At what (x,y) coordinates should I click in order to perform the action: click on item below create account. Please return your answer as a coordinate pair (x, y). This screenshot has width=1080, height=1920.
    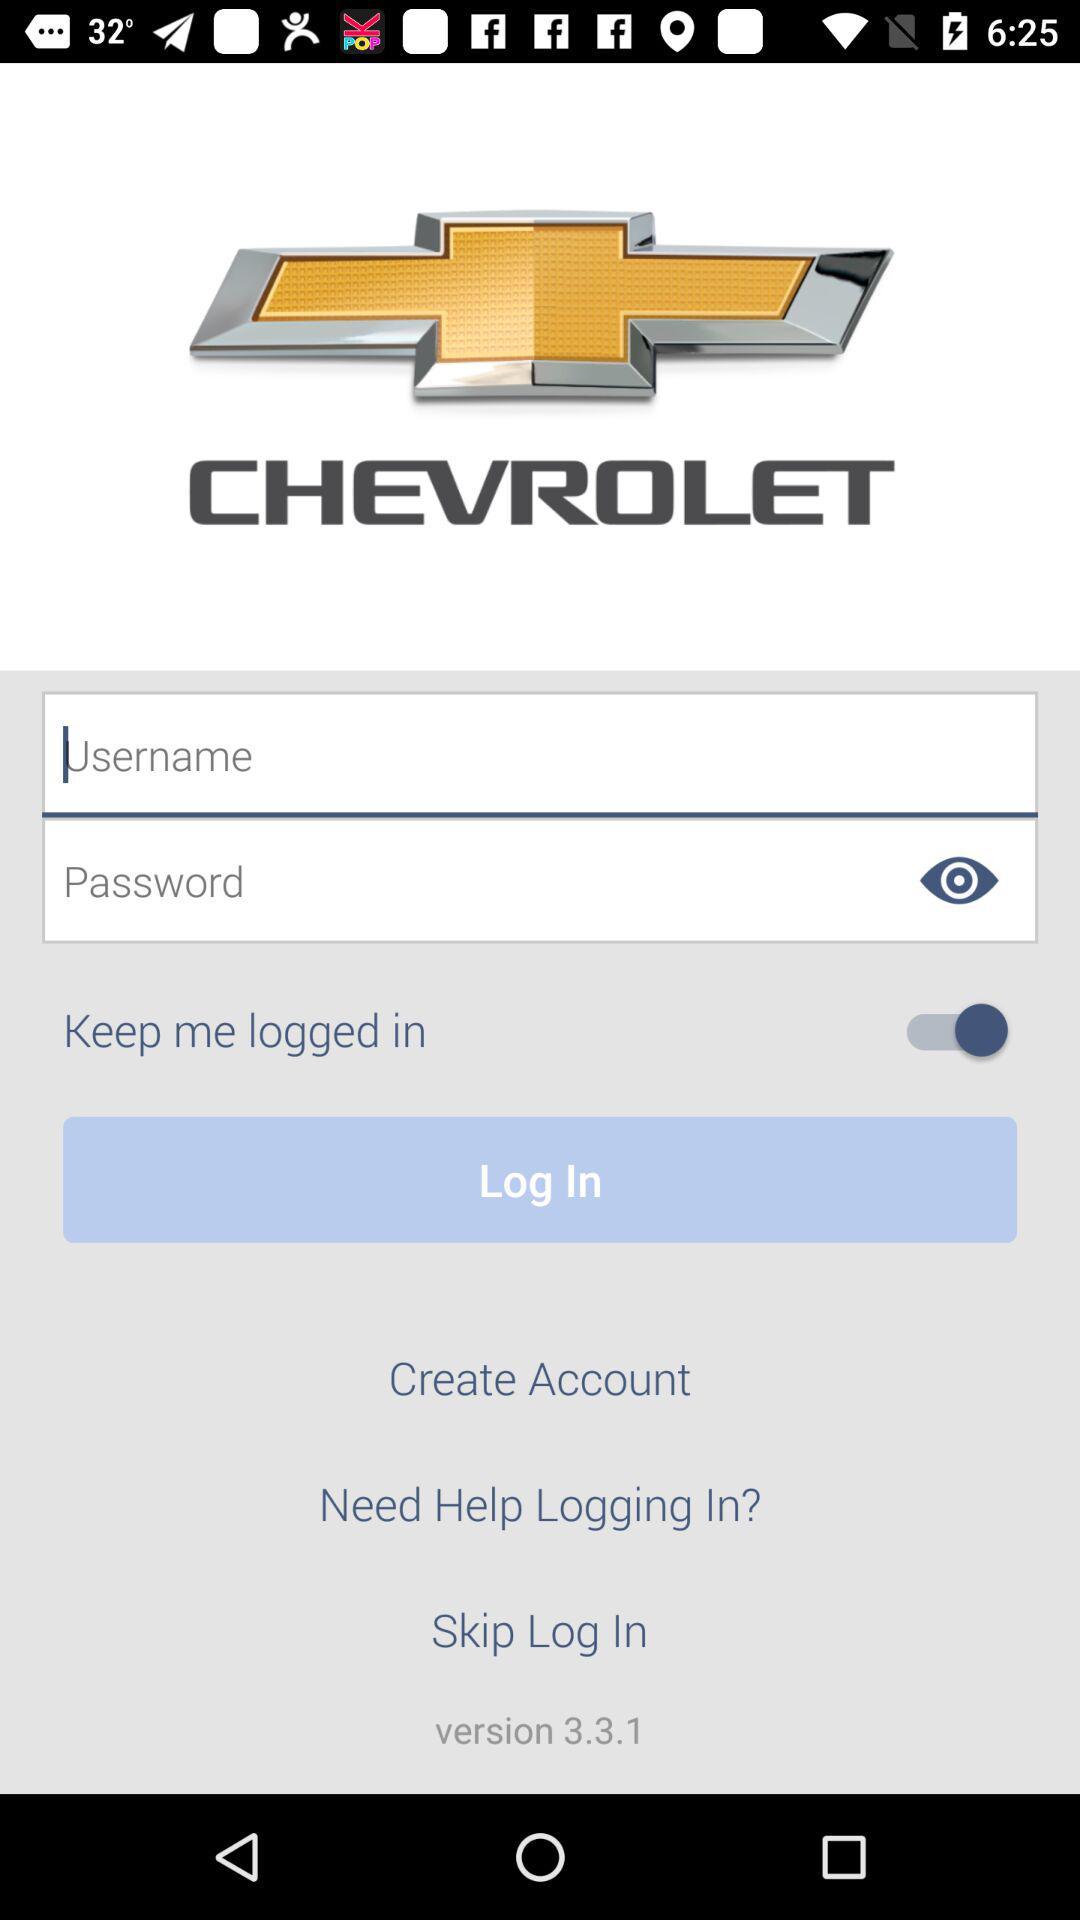
    Looking at the image, I should click on (540, 1515).